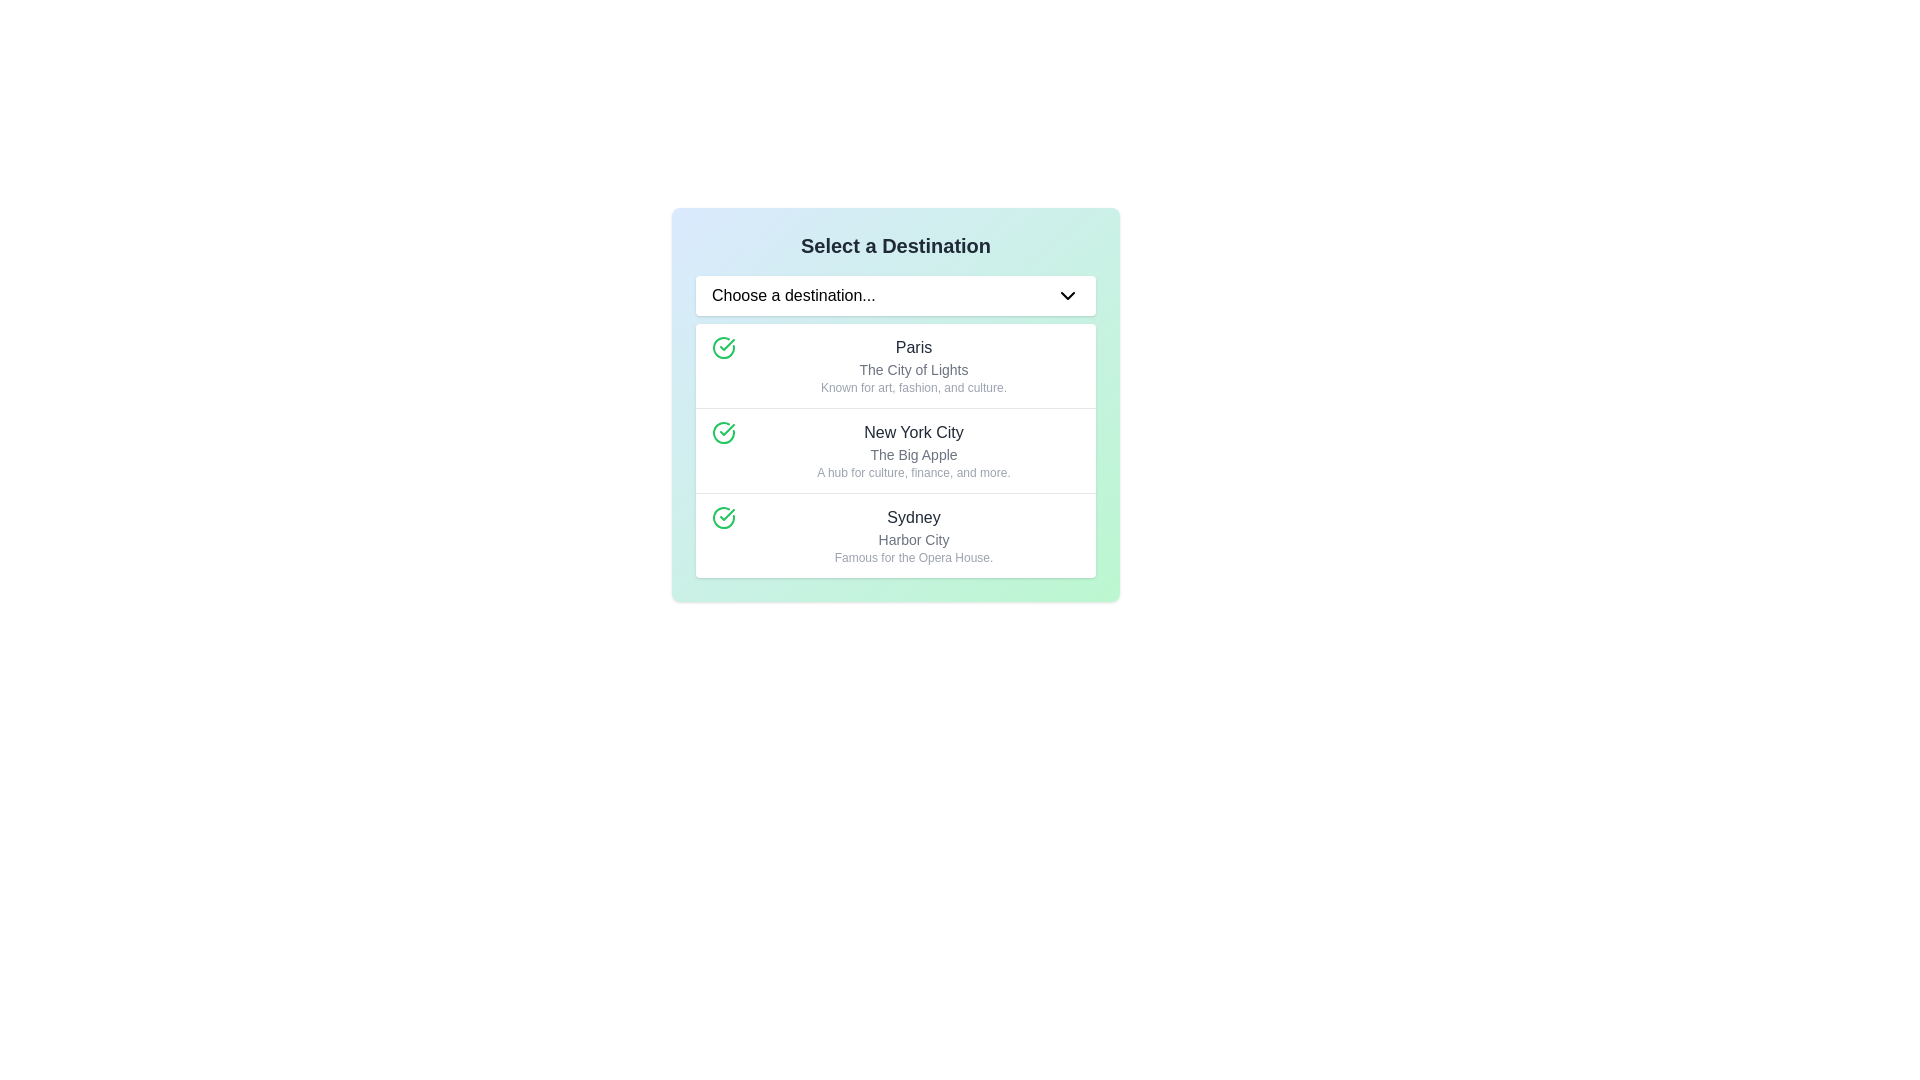 The image size is (1920, 1080). I want to click on the descriptive text label that highlights the association of 'Paris' with art, fashion, and culture, located at the bottom of the destination card, so click(912, 388).